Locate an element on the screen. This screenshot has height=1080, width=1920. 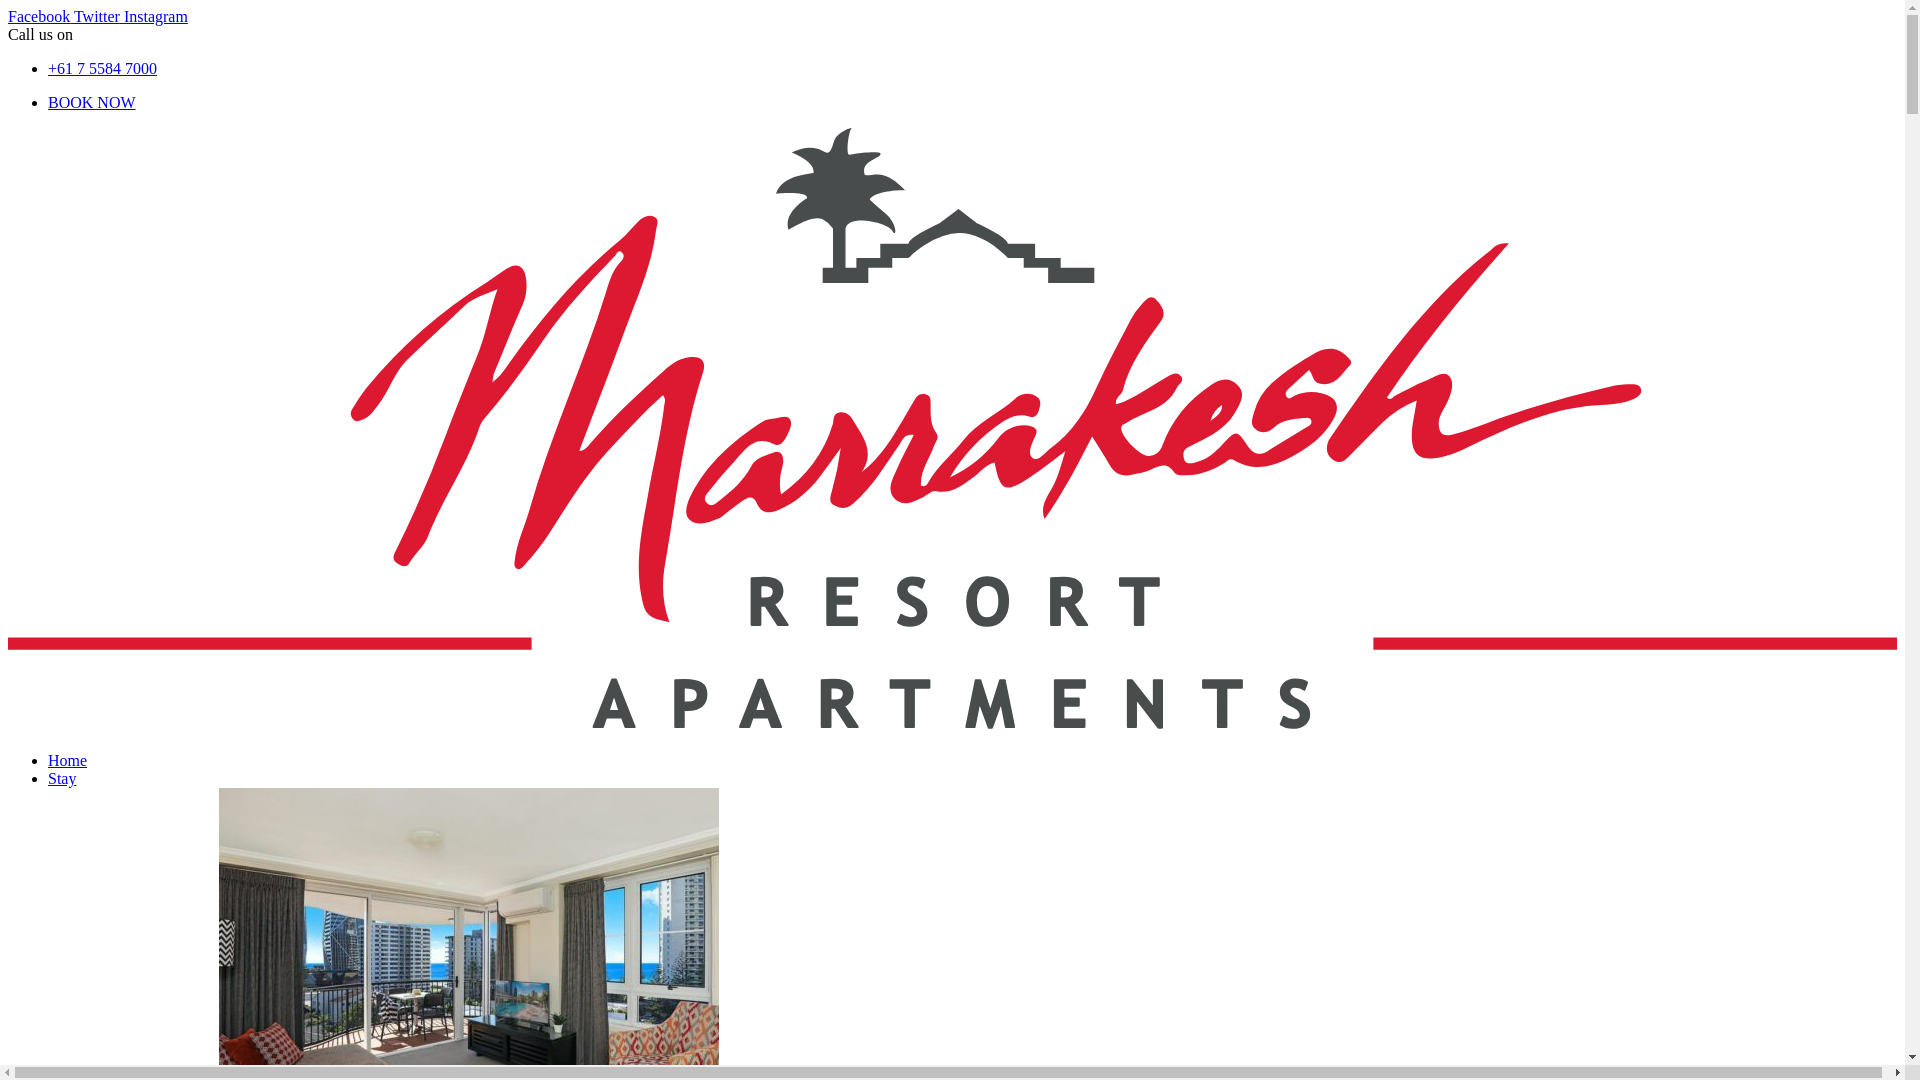
'Home' is located at coordinates (67, 760).